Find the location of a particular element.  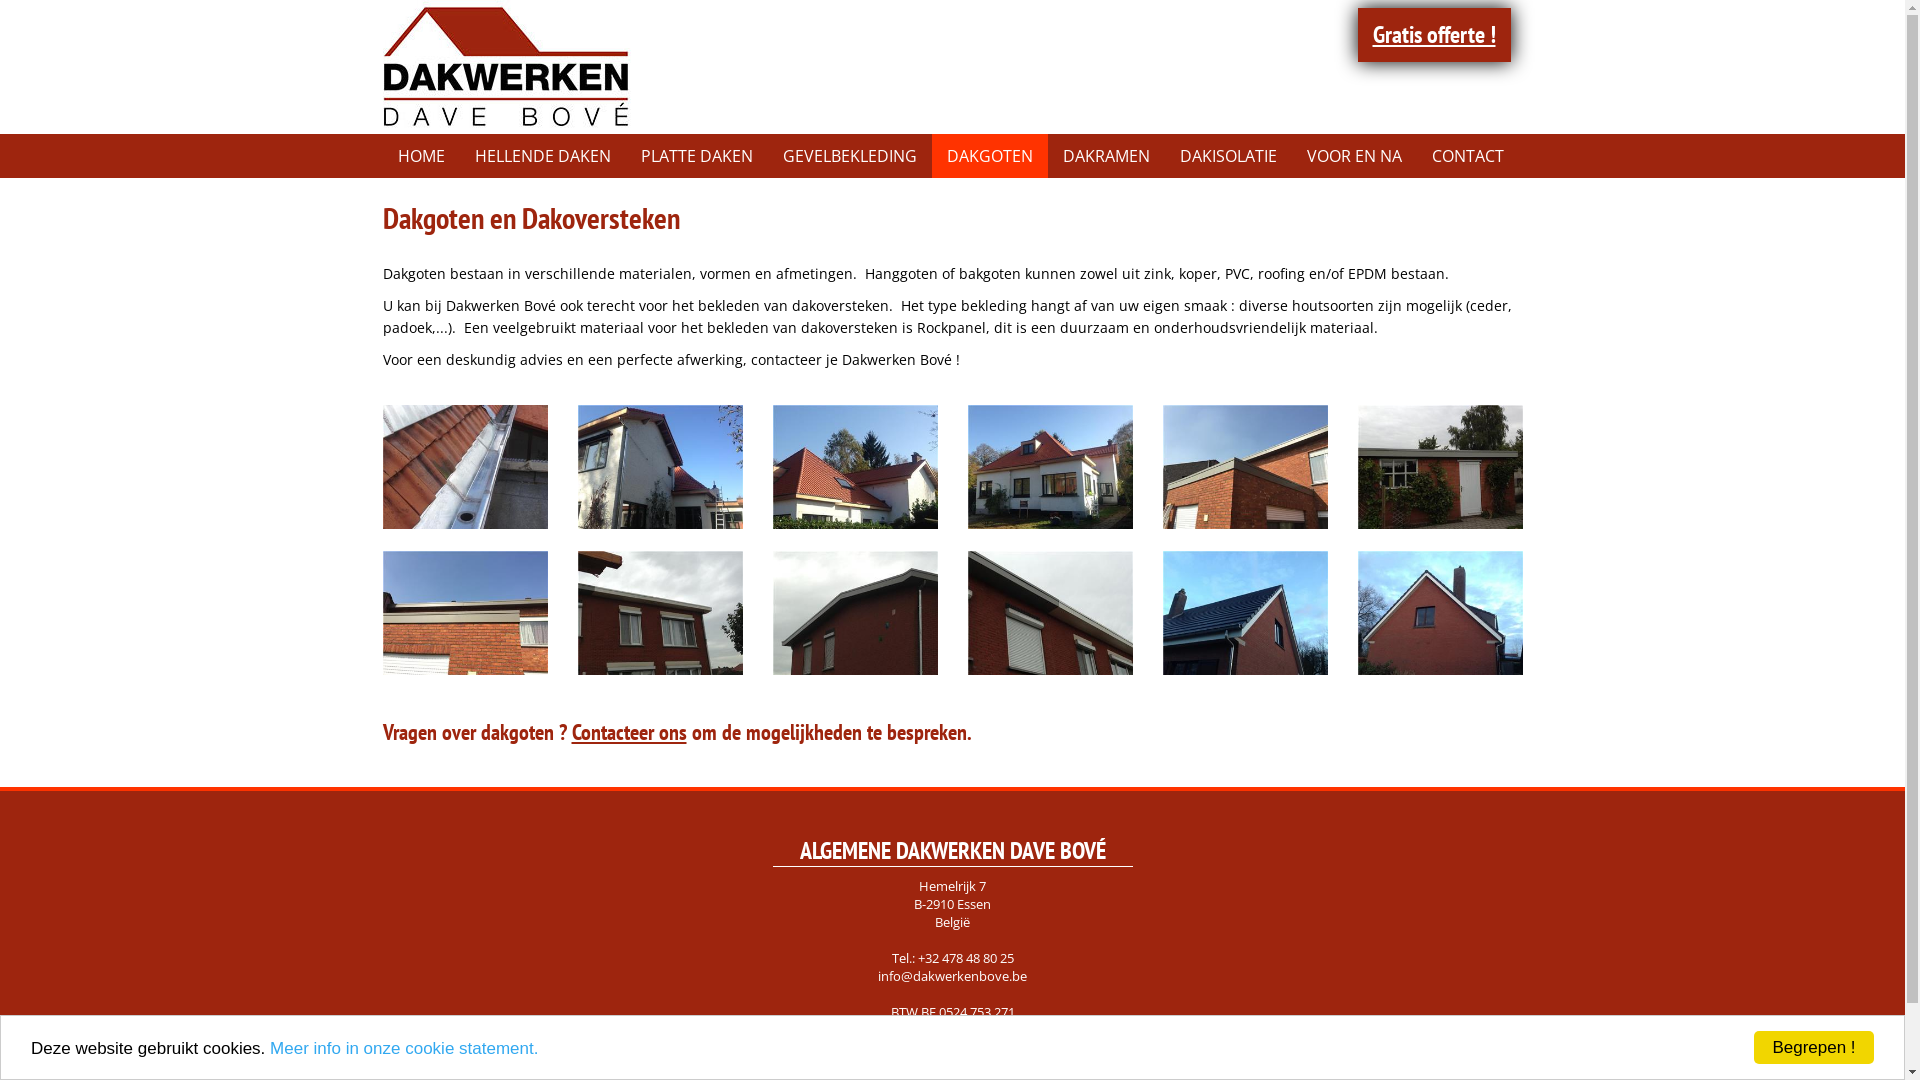

'DAKRAMEN' is located at coordinates (1105, 154).